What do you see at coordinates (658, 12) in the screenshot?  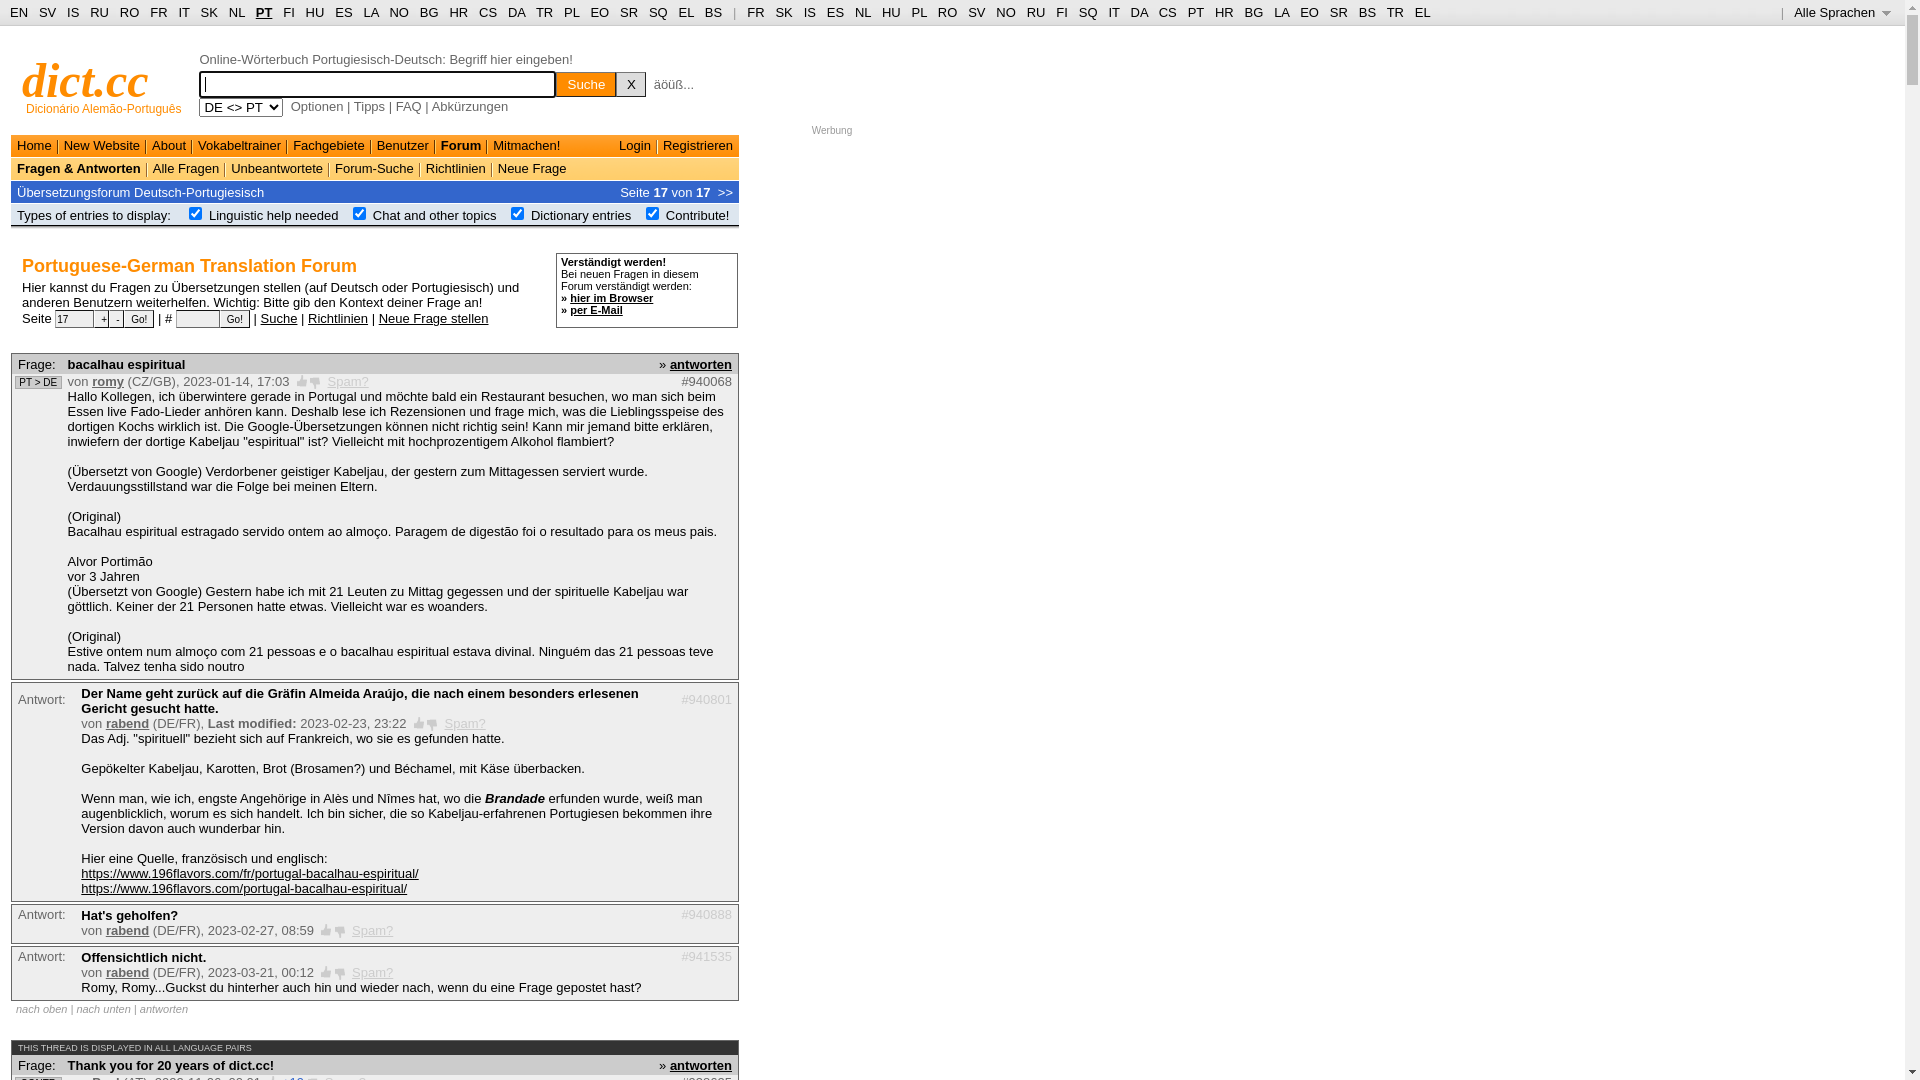 I see `'SQ'` at bounding box center [658, 12].